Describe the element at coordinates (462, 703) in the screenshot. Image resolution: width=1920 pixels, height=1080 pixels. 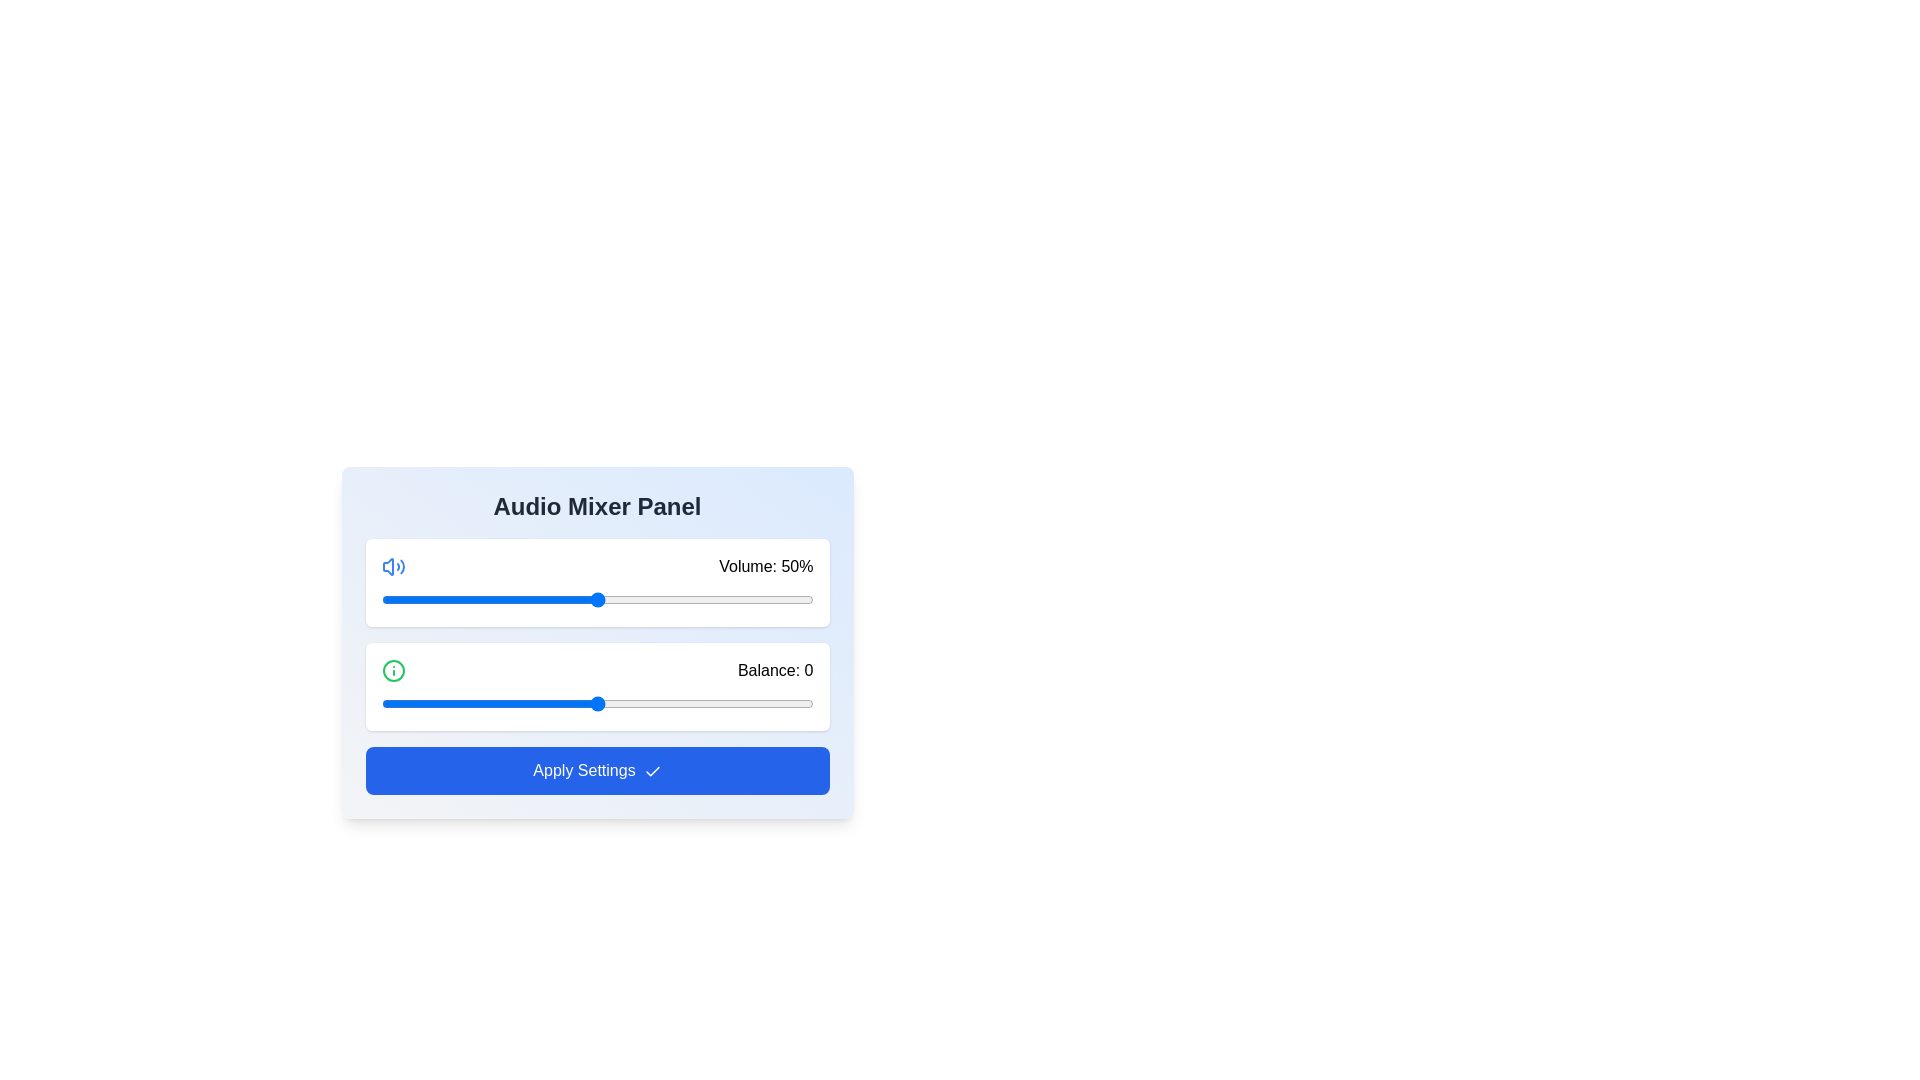
I see `the balance slider to set the balance to -31` at that location.